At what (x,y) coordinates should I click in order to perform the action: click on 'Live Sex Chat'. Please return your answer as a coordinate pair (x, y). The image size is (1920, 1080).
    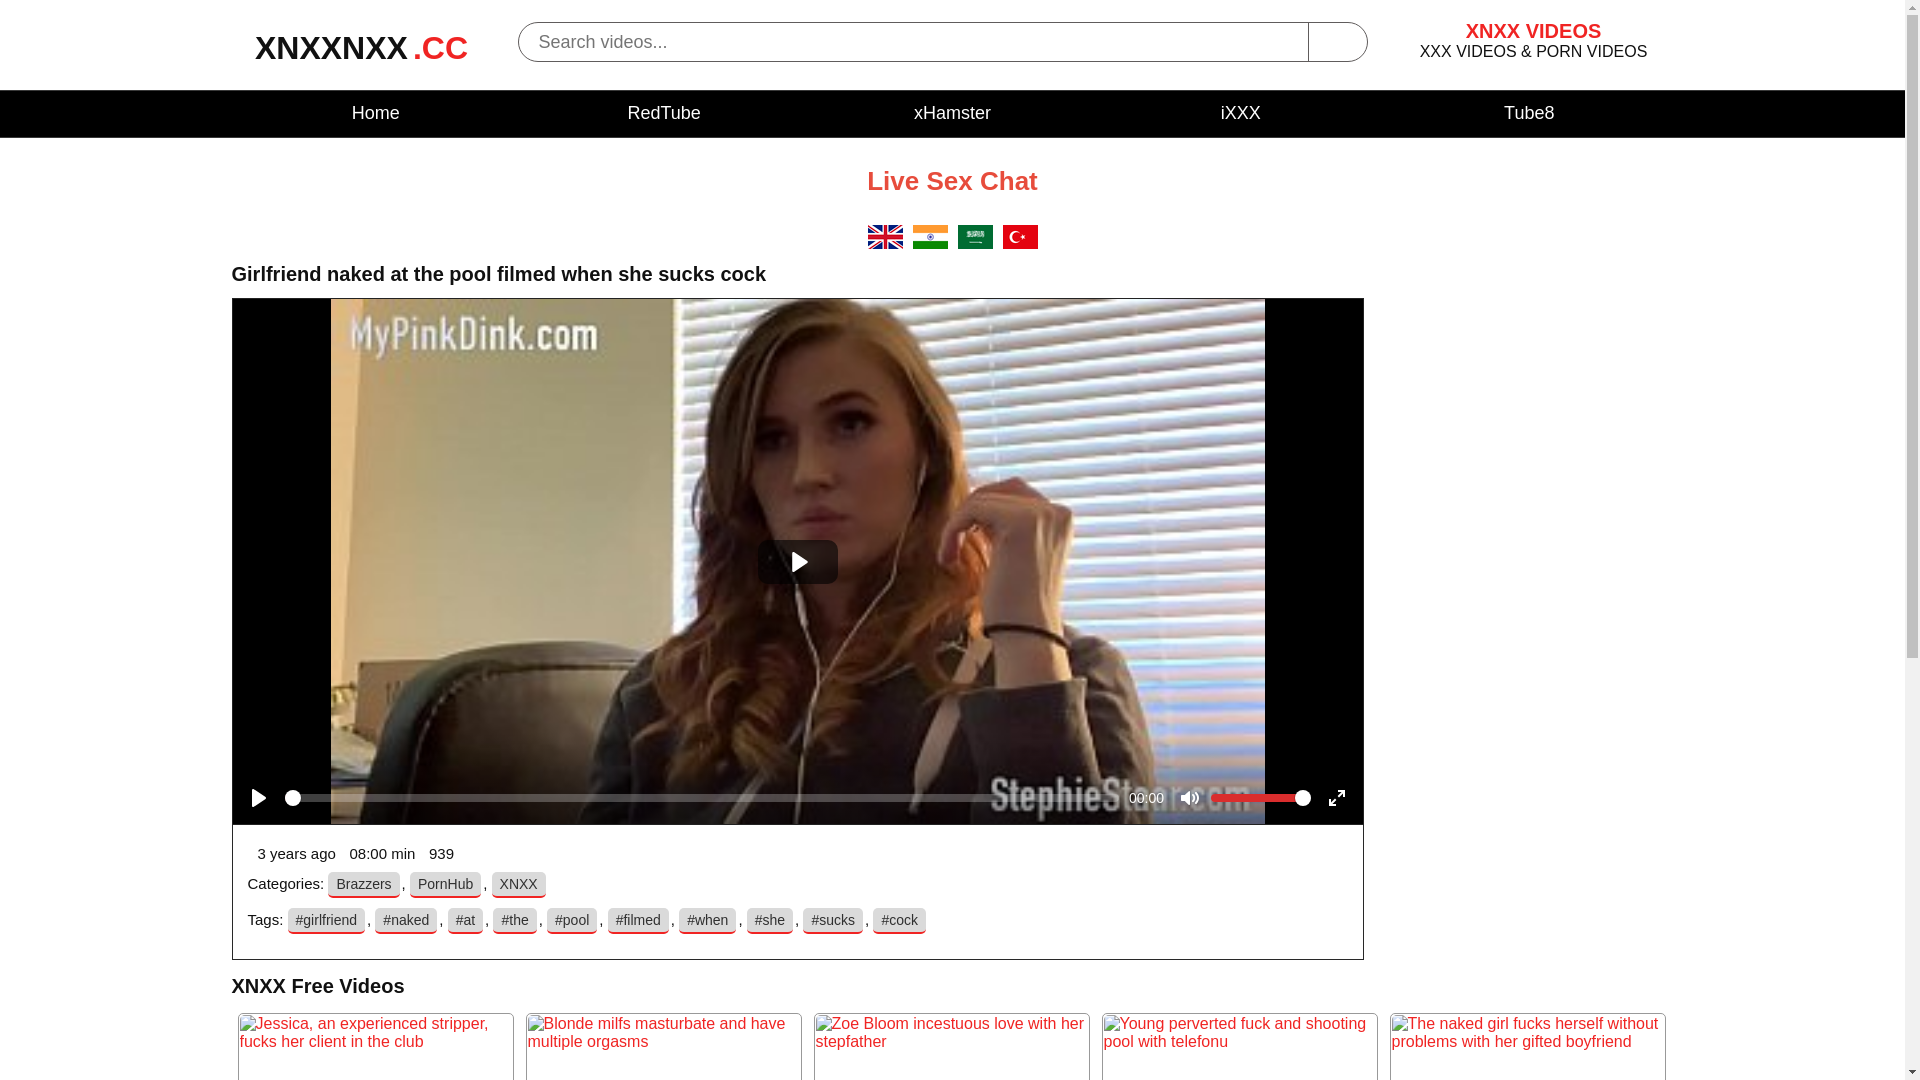
    Looking at the image, I should click on (867, 181).